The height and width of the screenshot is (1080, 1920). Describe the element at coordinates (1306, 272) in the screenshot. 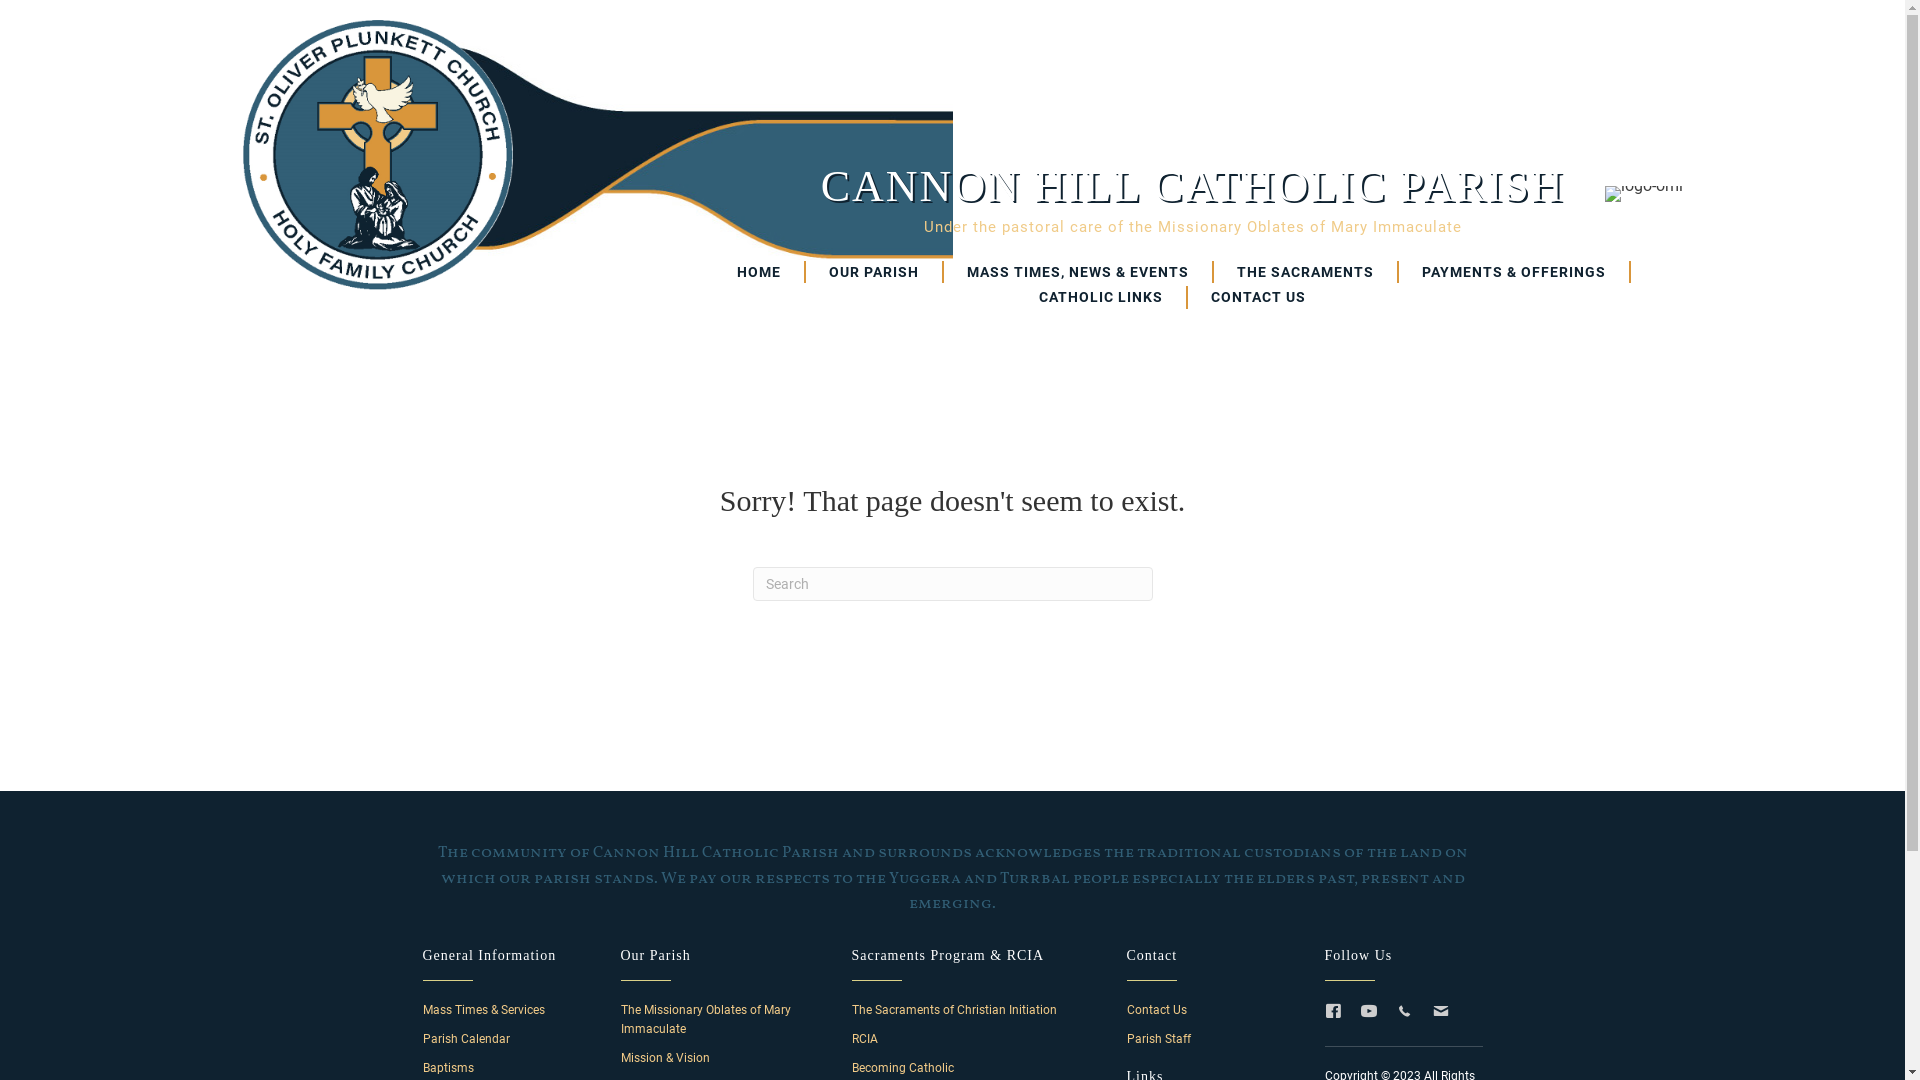

I see `'THE SACRAMENTS'` at that location.